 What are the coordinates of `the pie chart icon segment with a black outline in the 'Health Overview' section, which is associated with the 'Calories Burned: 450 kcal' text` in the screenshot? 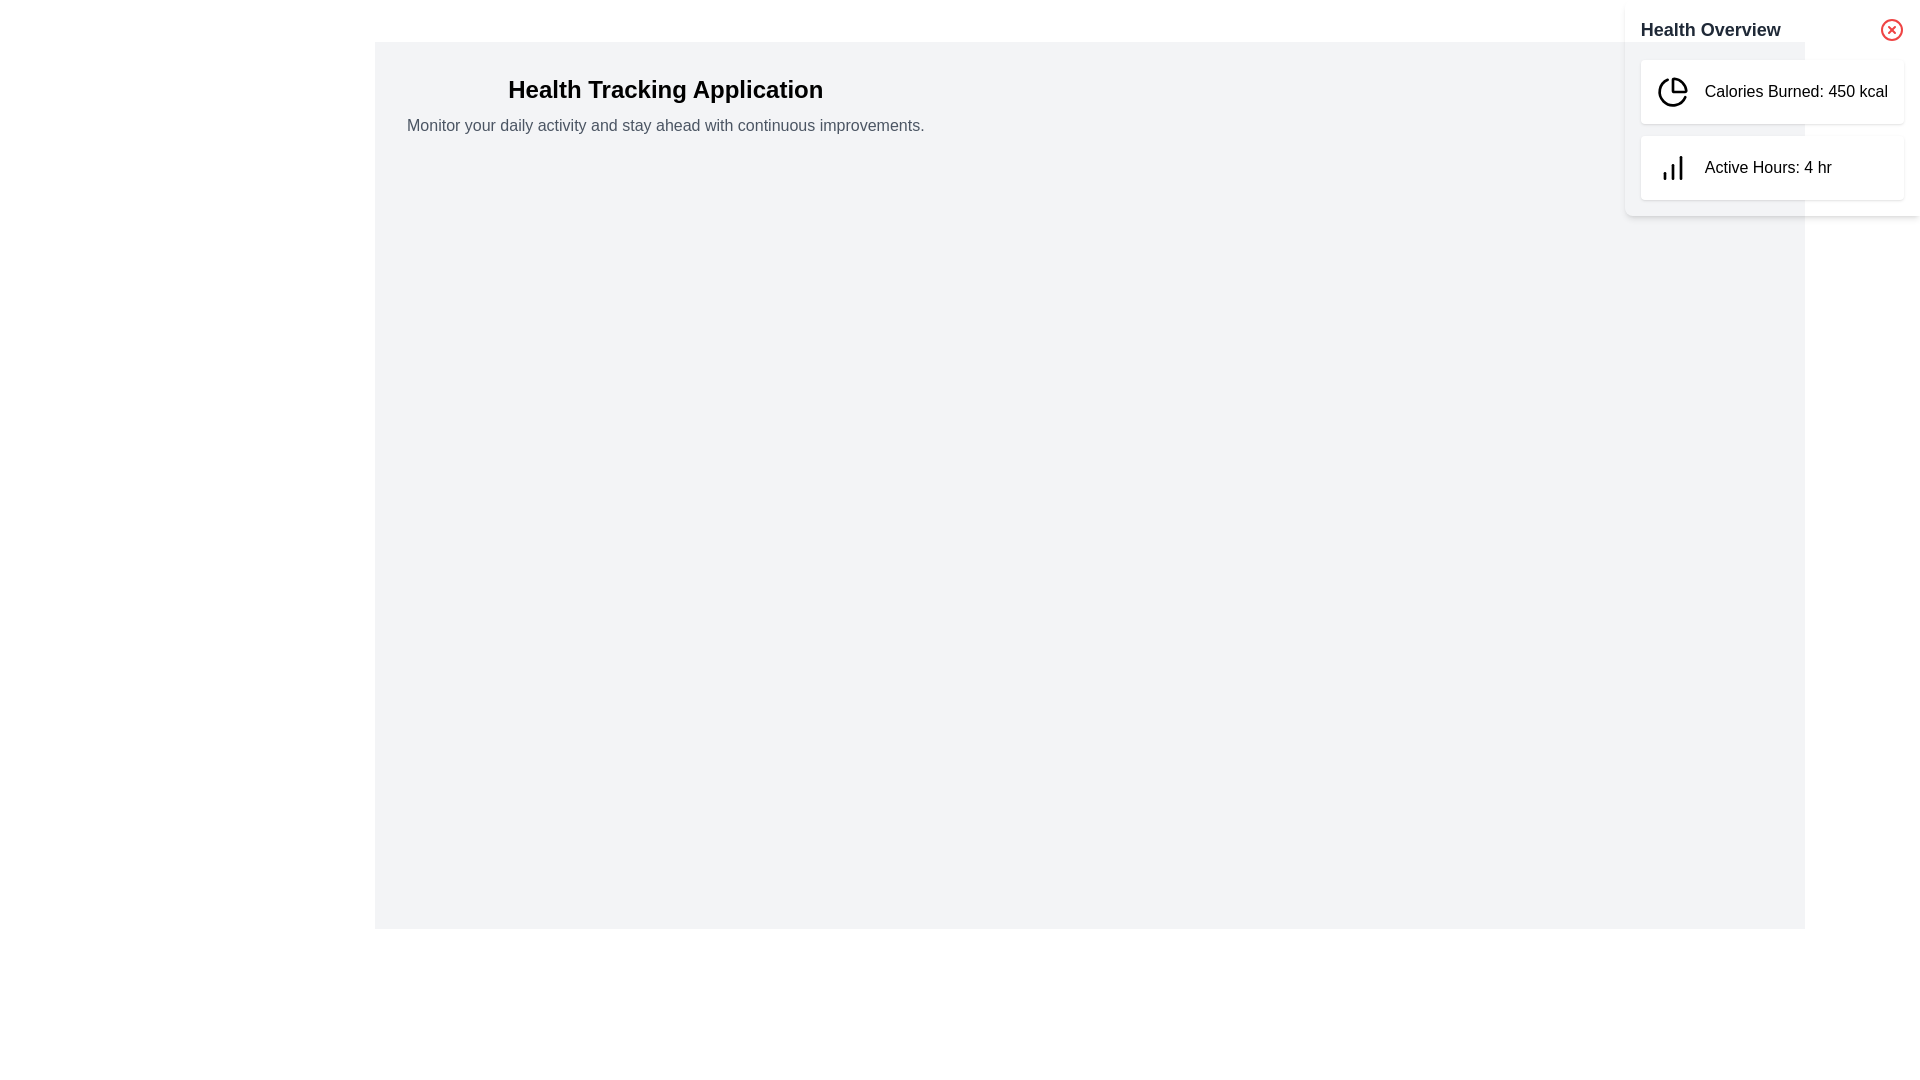 It's located at (1679, 84).